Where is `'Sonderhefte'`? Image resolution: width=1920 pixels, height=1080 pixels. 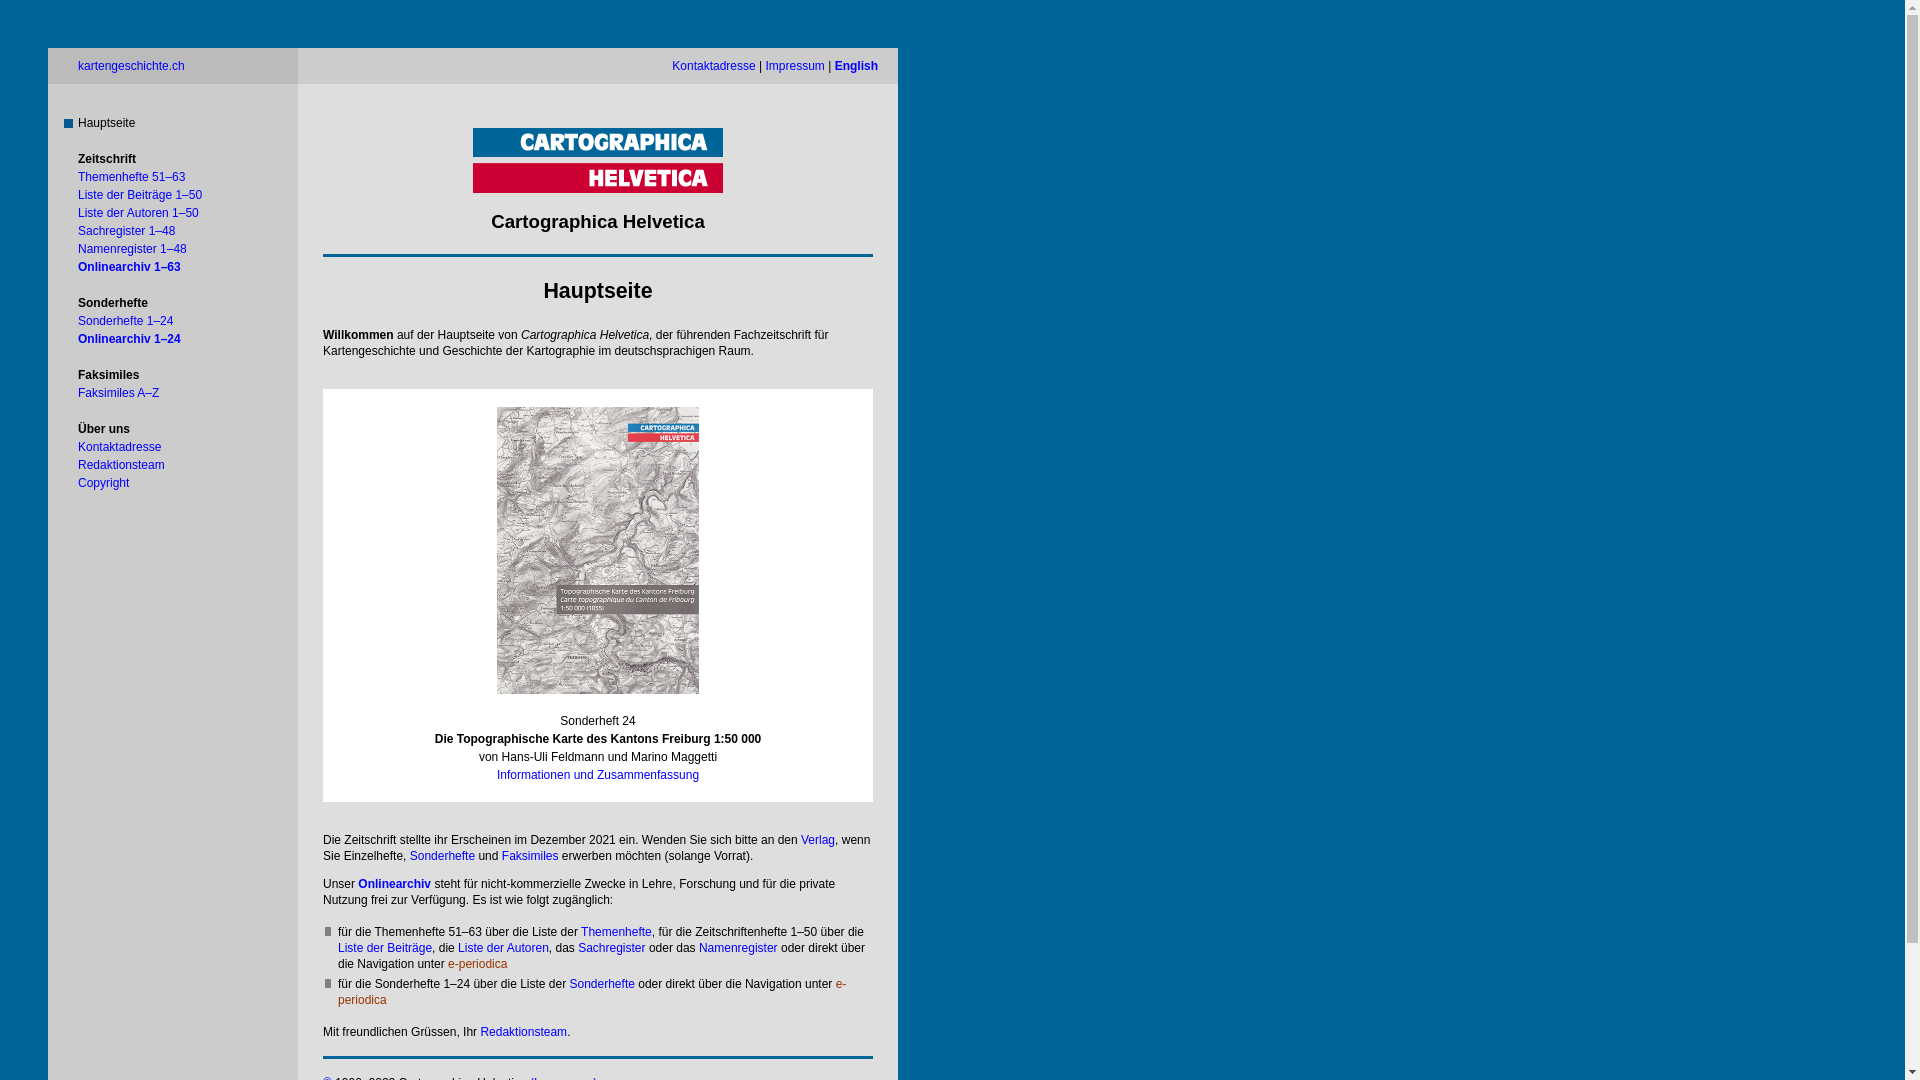
'Sonderhefte' is located at coordinates (601, 982).